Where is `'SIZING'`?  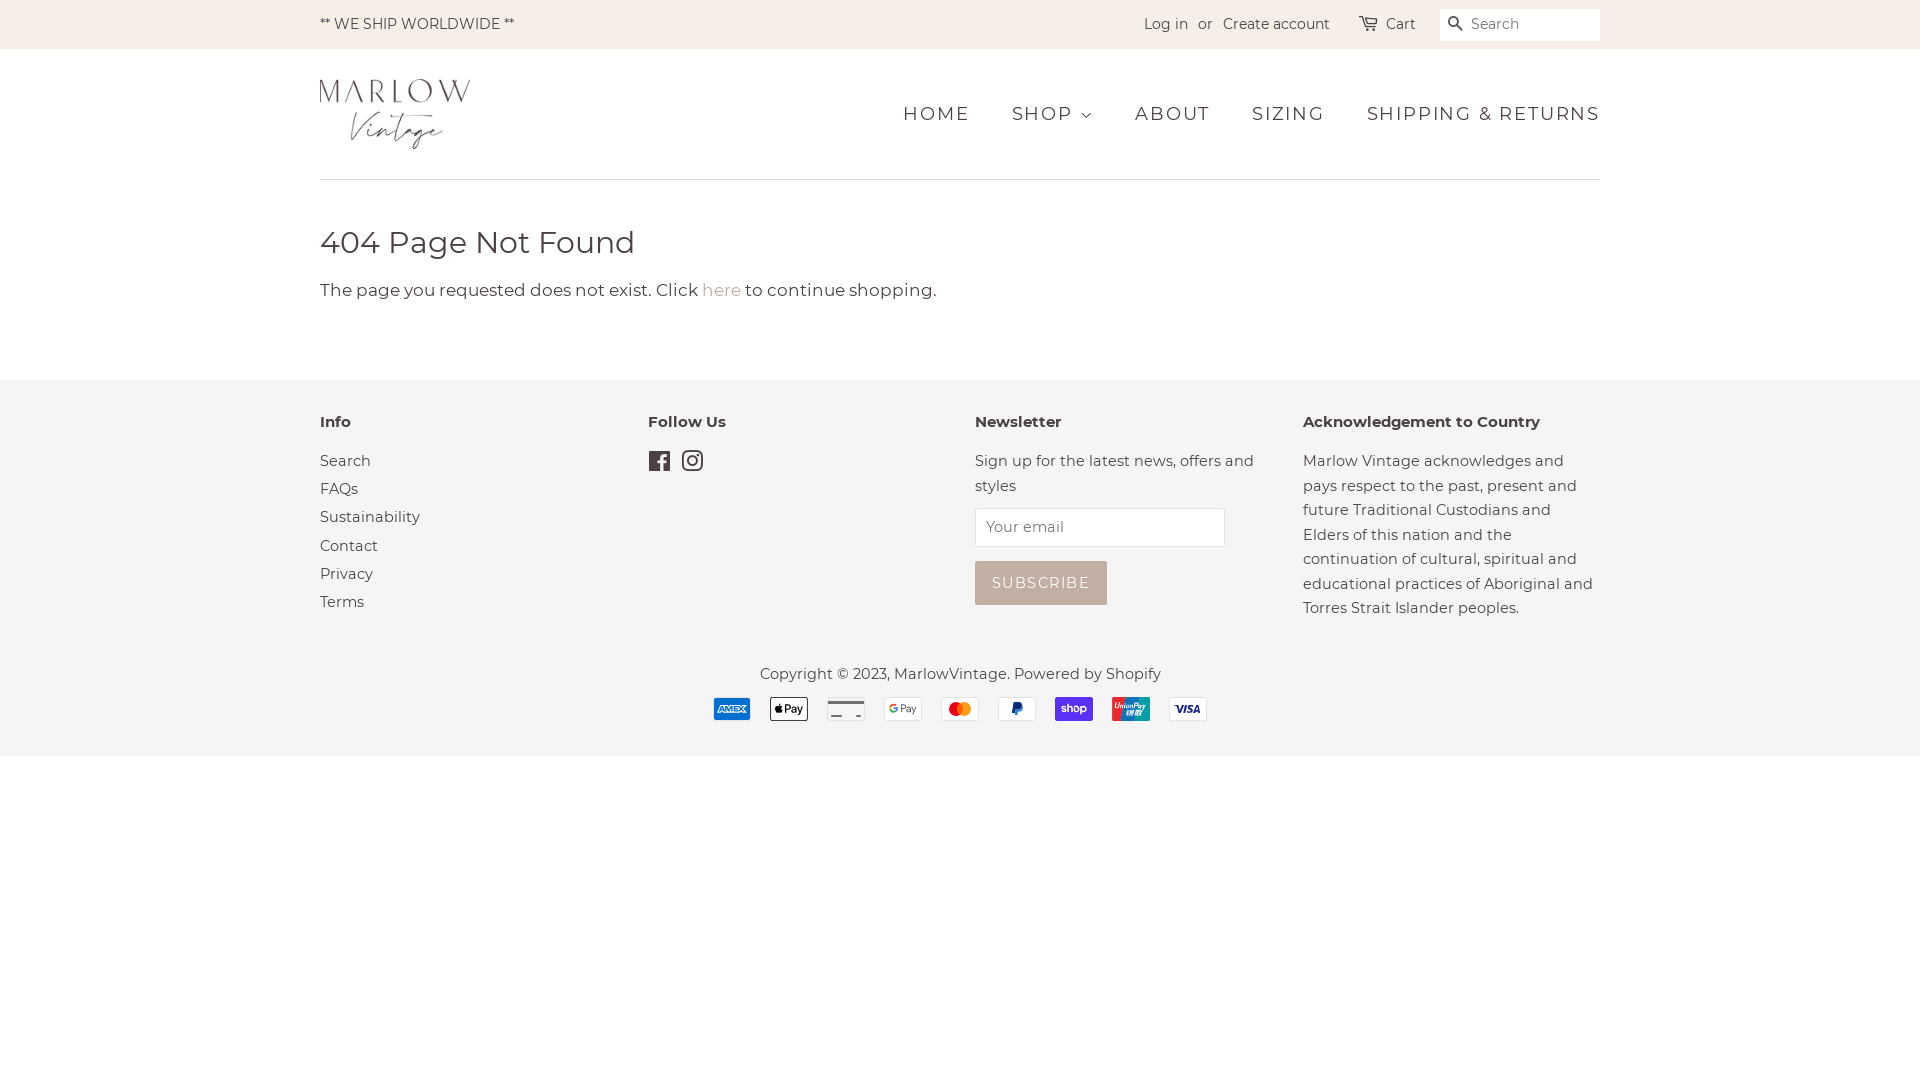 'SIZING' is located at coordinates (1291, 114).